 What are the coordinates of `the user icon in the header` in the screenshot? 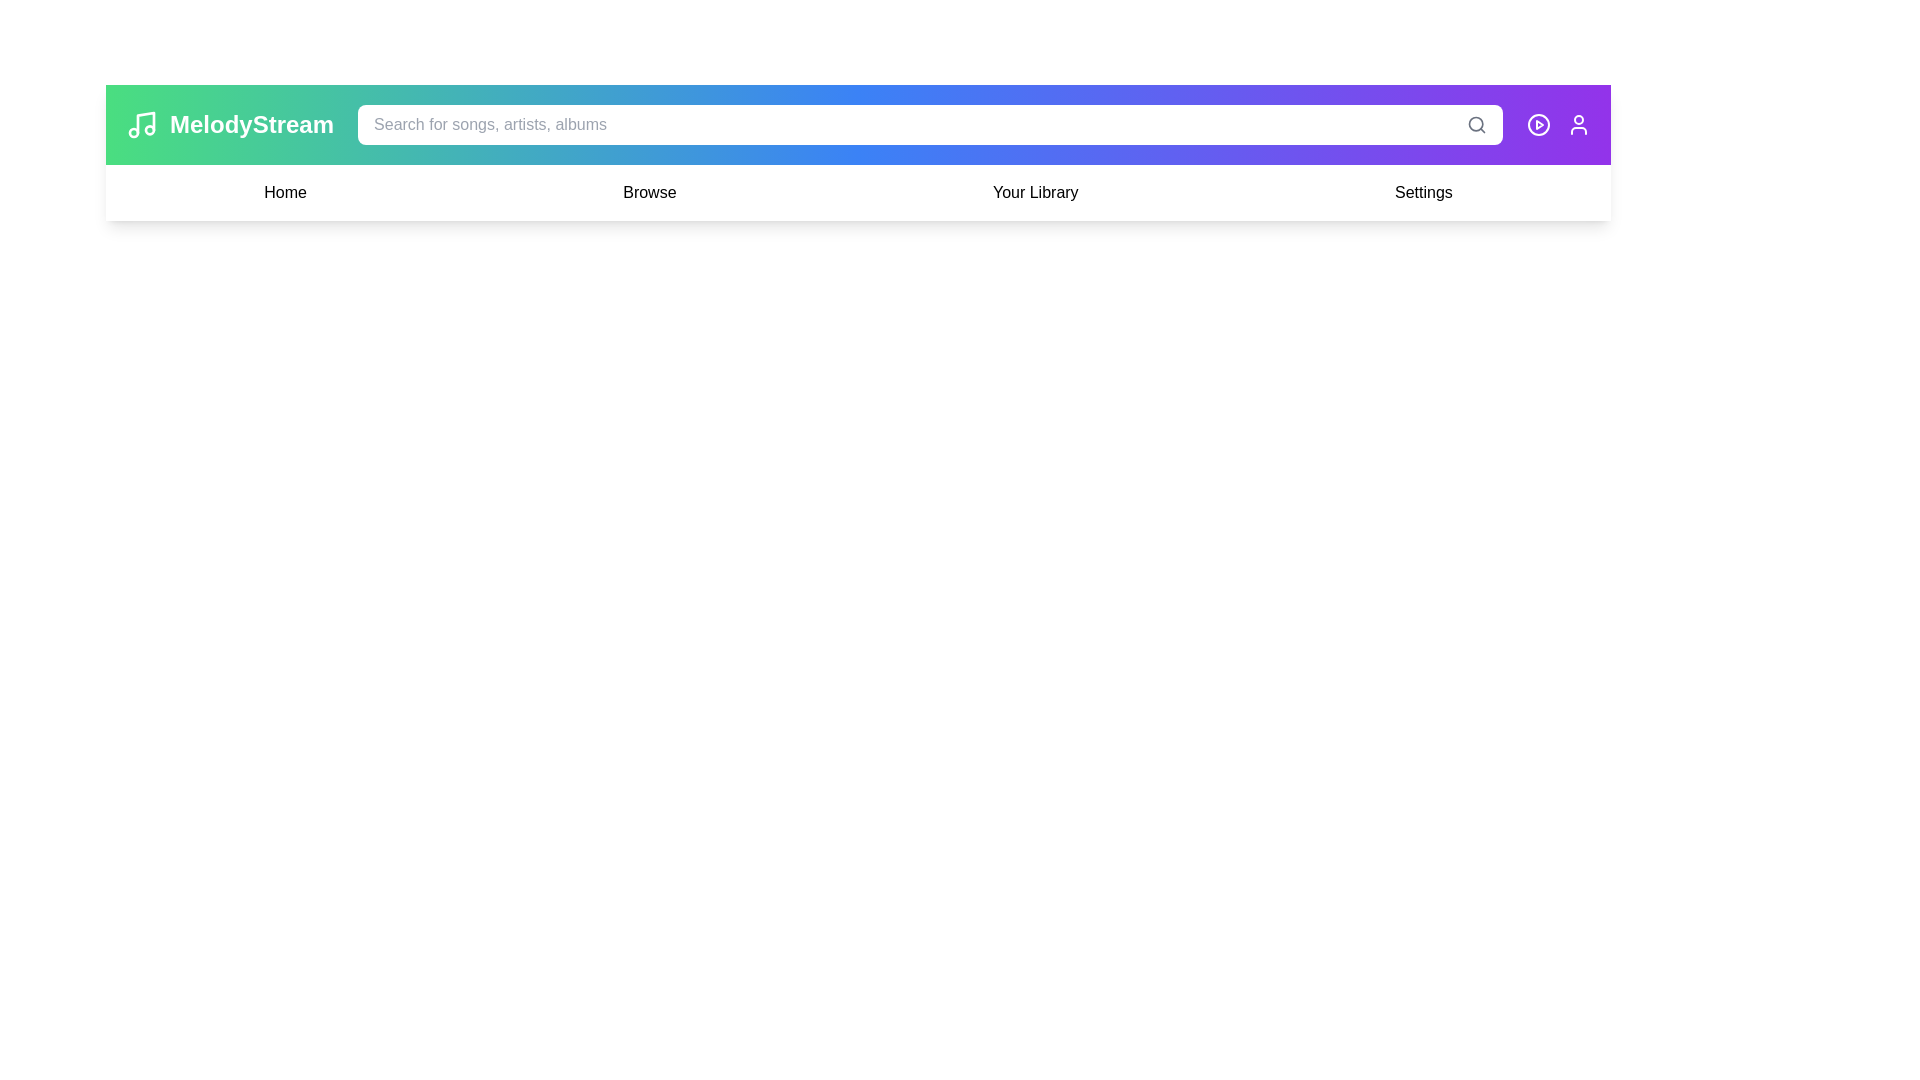 It's located at (1578, 124).